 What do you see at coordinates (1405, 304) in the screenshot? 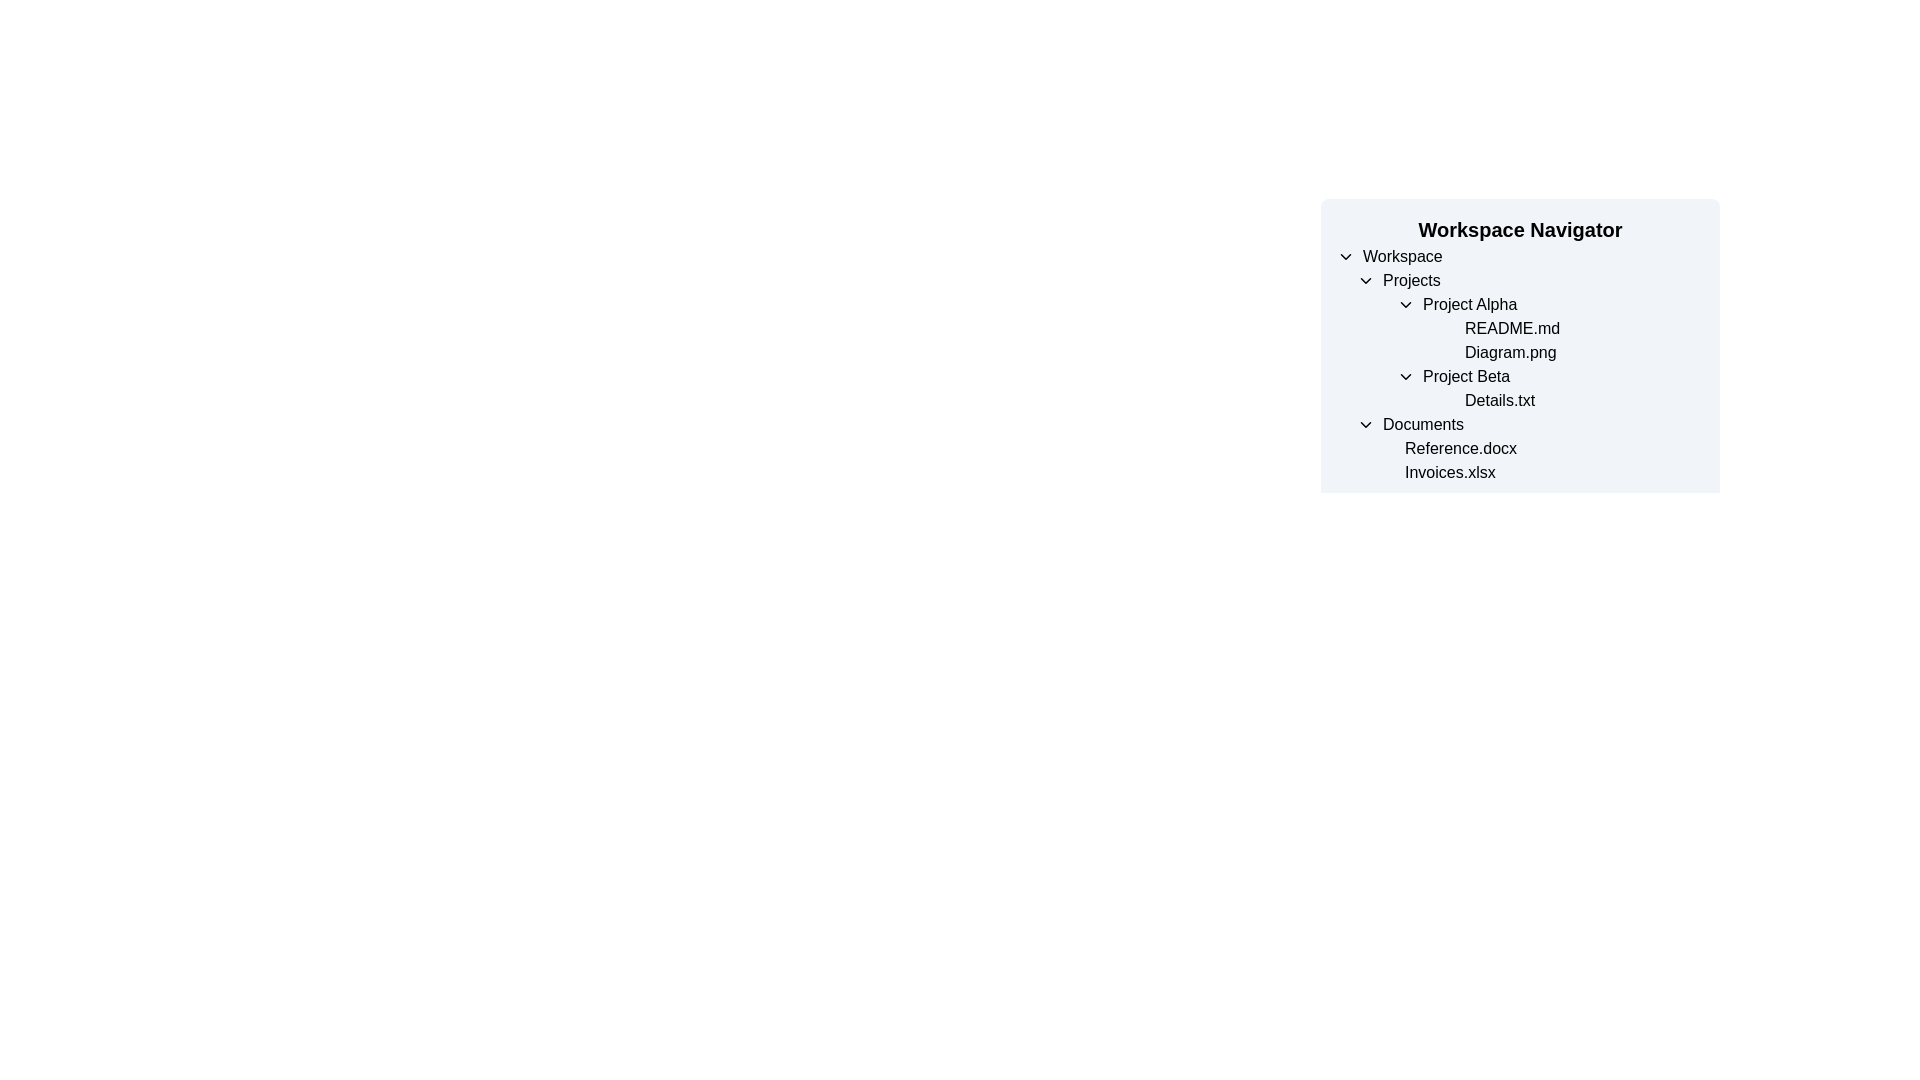
I see `the small downward-oriented triangular chevron icon located to the left of the 'Project Alpha' text label to indicate interaction possibility` at bounding box center [1405, 304].